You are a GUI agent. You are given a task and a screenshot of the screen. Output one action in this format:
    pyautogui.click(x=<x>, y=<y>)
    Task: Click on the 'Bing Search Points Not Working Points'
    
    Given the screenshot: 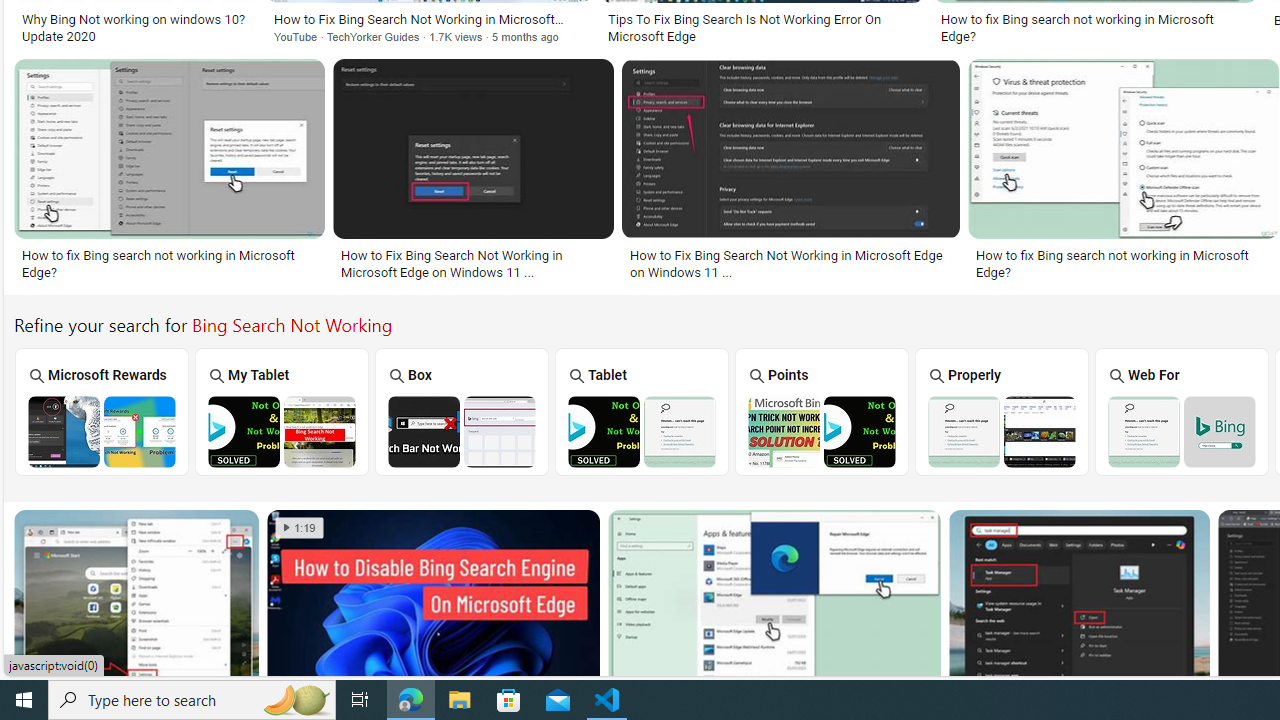 What is the action you would take?
    pyautogui.click(x=821, y=410)
    